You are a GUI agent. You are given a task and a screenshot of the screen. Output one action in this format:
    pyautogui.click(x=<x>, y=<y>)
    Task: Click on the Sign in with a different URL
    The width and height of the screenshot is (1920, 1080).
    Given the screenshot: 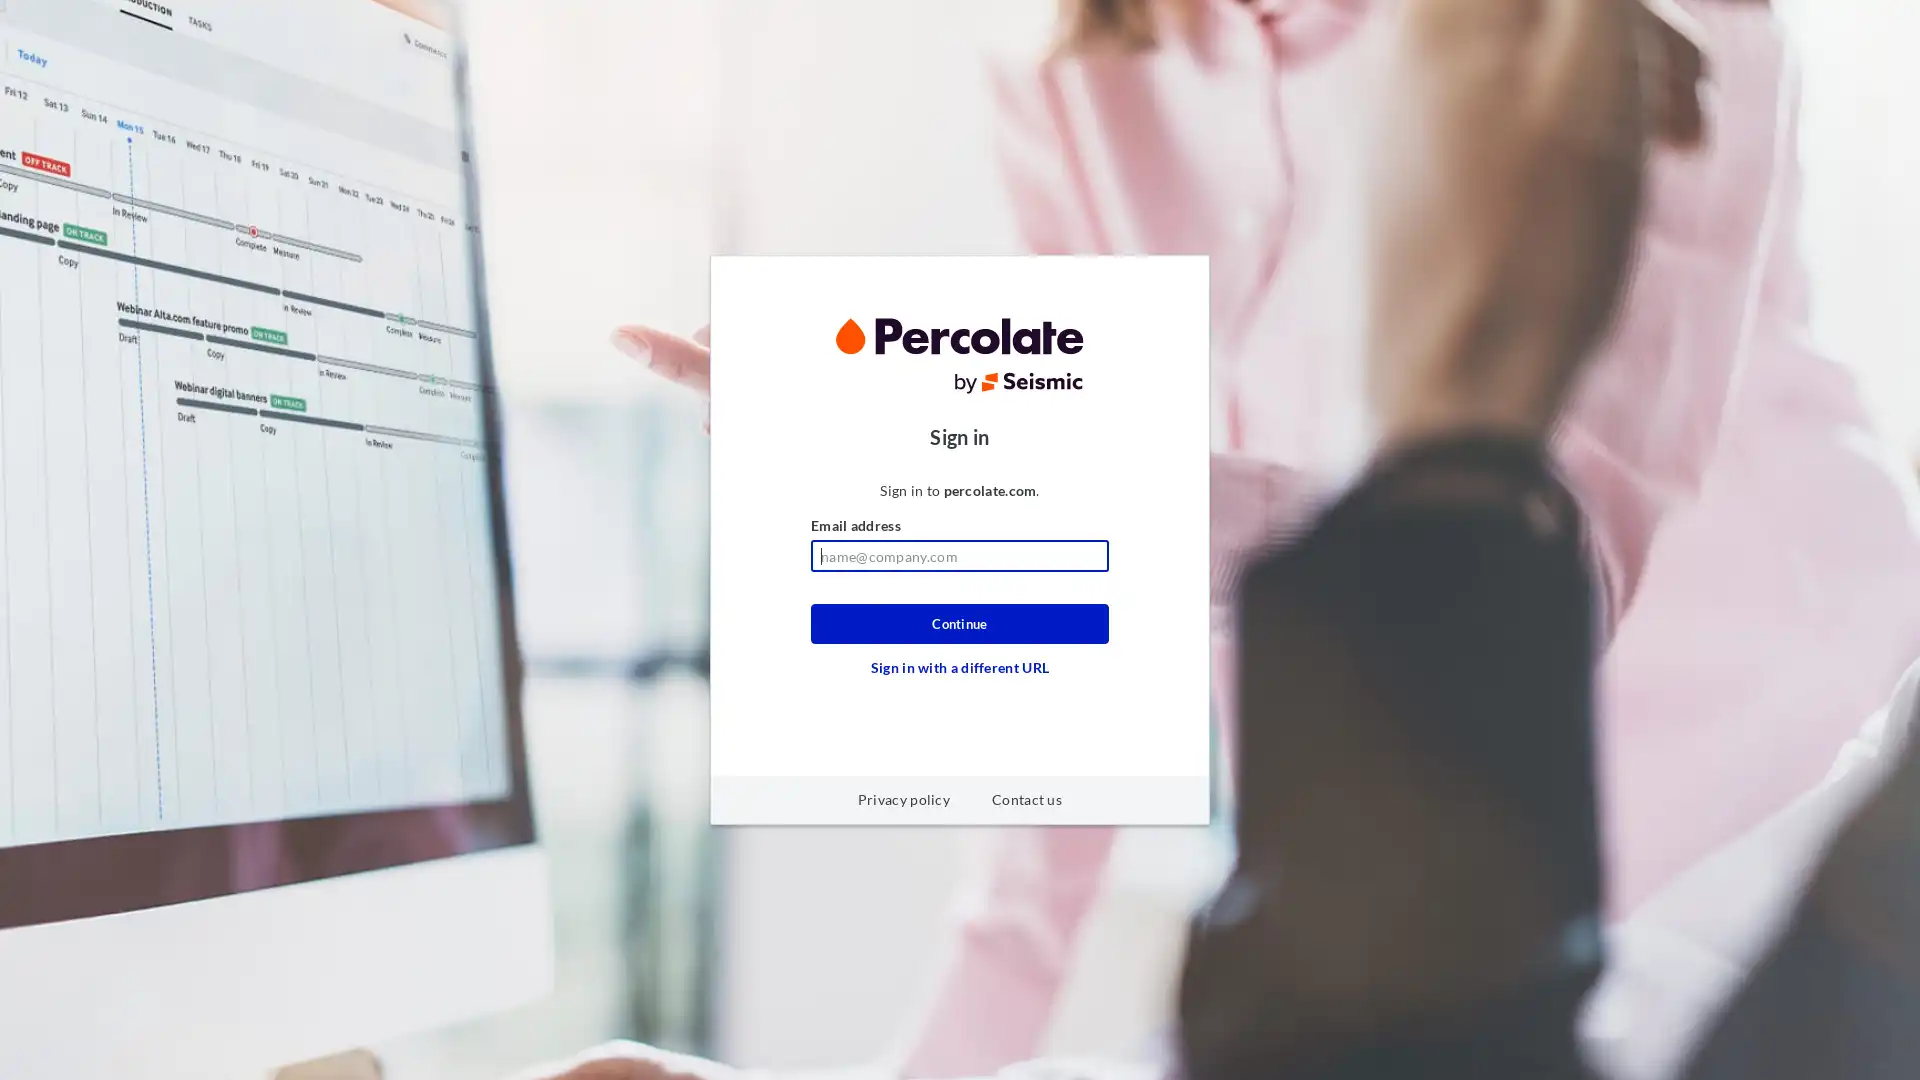 What is the action you would take?
    pyautogui.click(x=960, y=667)
    